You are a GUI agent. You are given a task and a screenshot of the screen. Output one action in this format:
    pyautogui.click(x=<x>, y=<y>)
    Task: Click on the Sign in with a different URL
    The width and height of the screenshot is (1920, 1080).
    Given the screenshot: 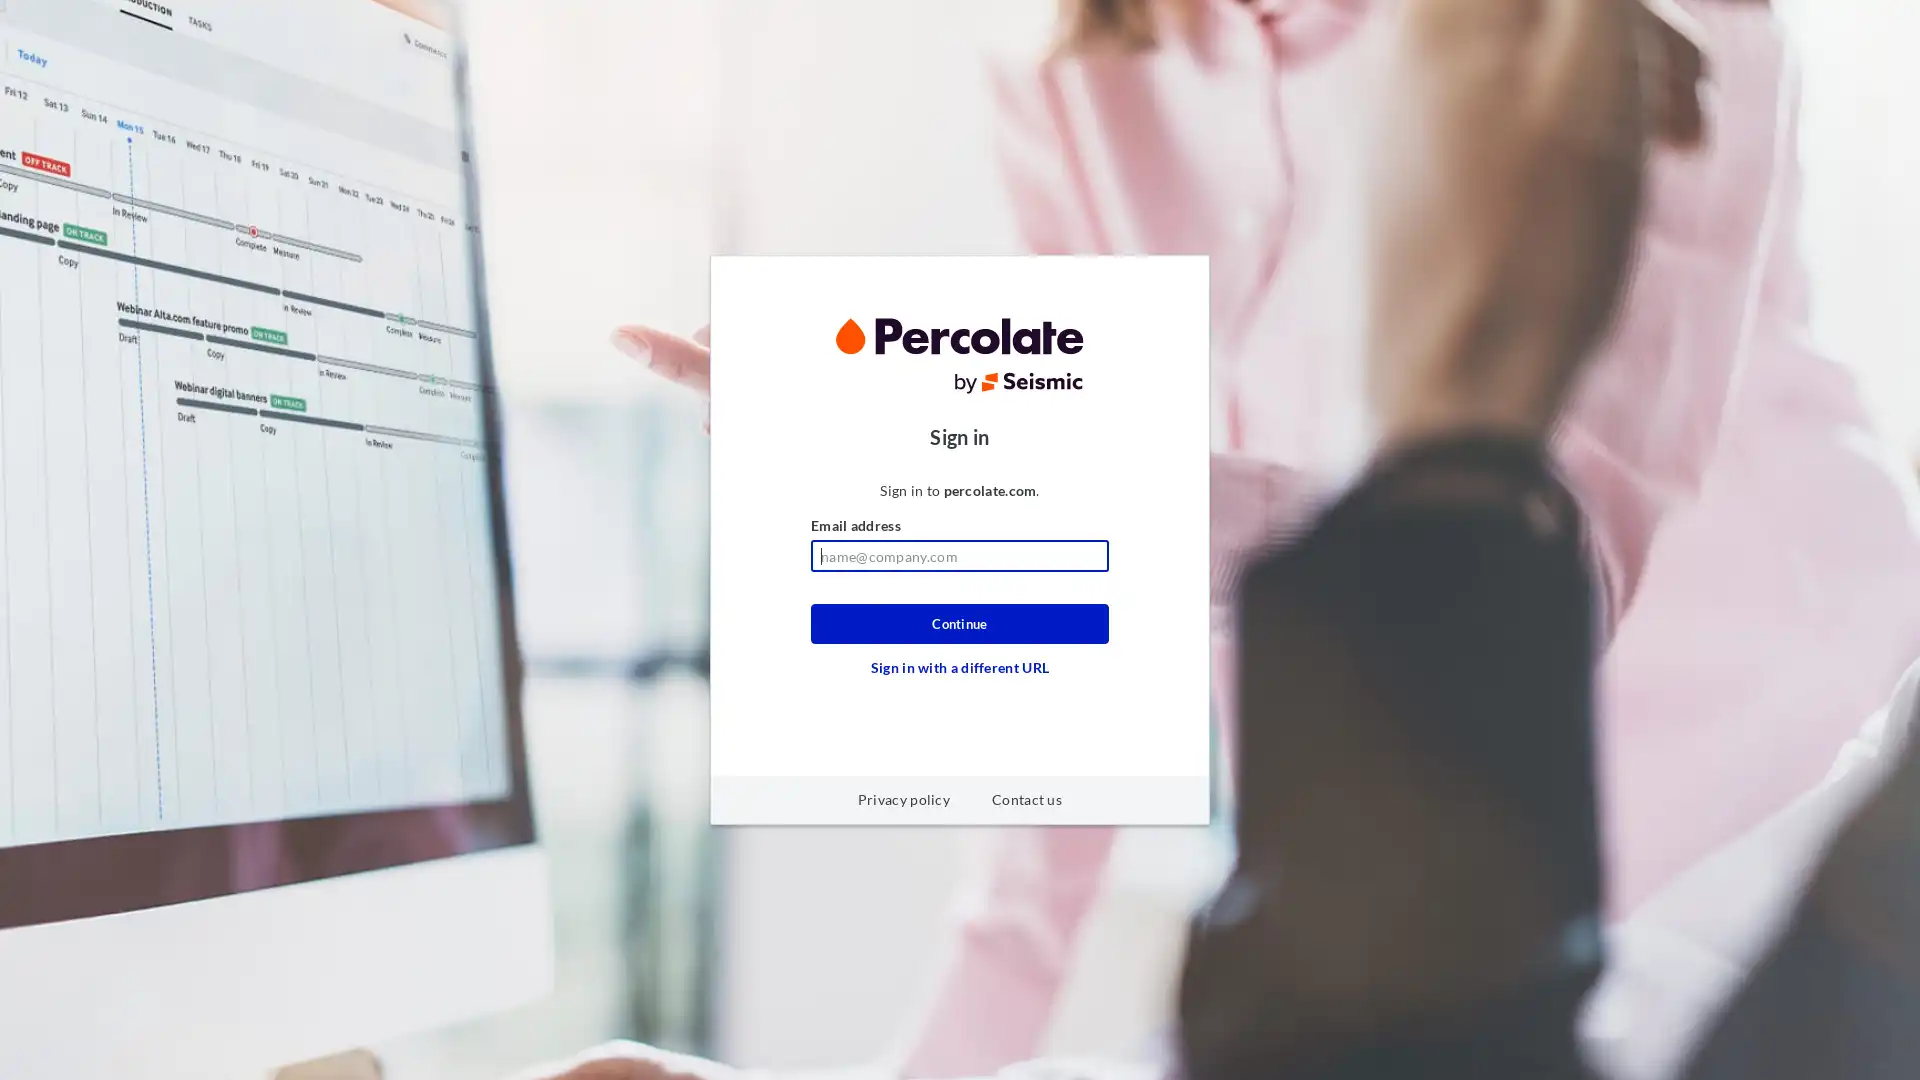 What is the action you would take?
    pyautogui.click(x=960, y=667)
    